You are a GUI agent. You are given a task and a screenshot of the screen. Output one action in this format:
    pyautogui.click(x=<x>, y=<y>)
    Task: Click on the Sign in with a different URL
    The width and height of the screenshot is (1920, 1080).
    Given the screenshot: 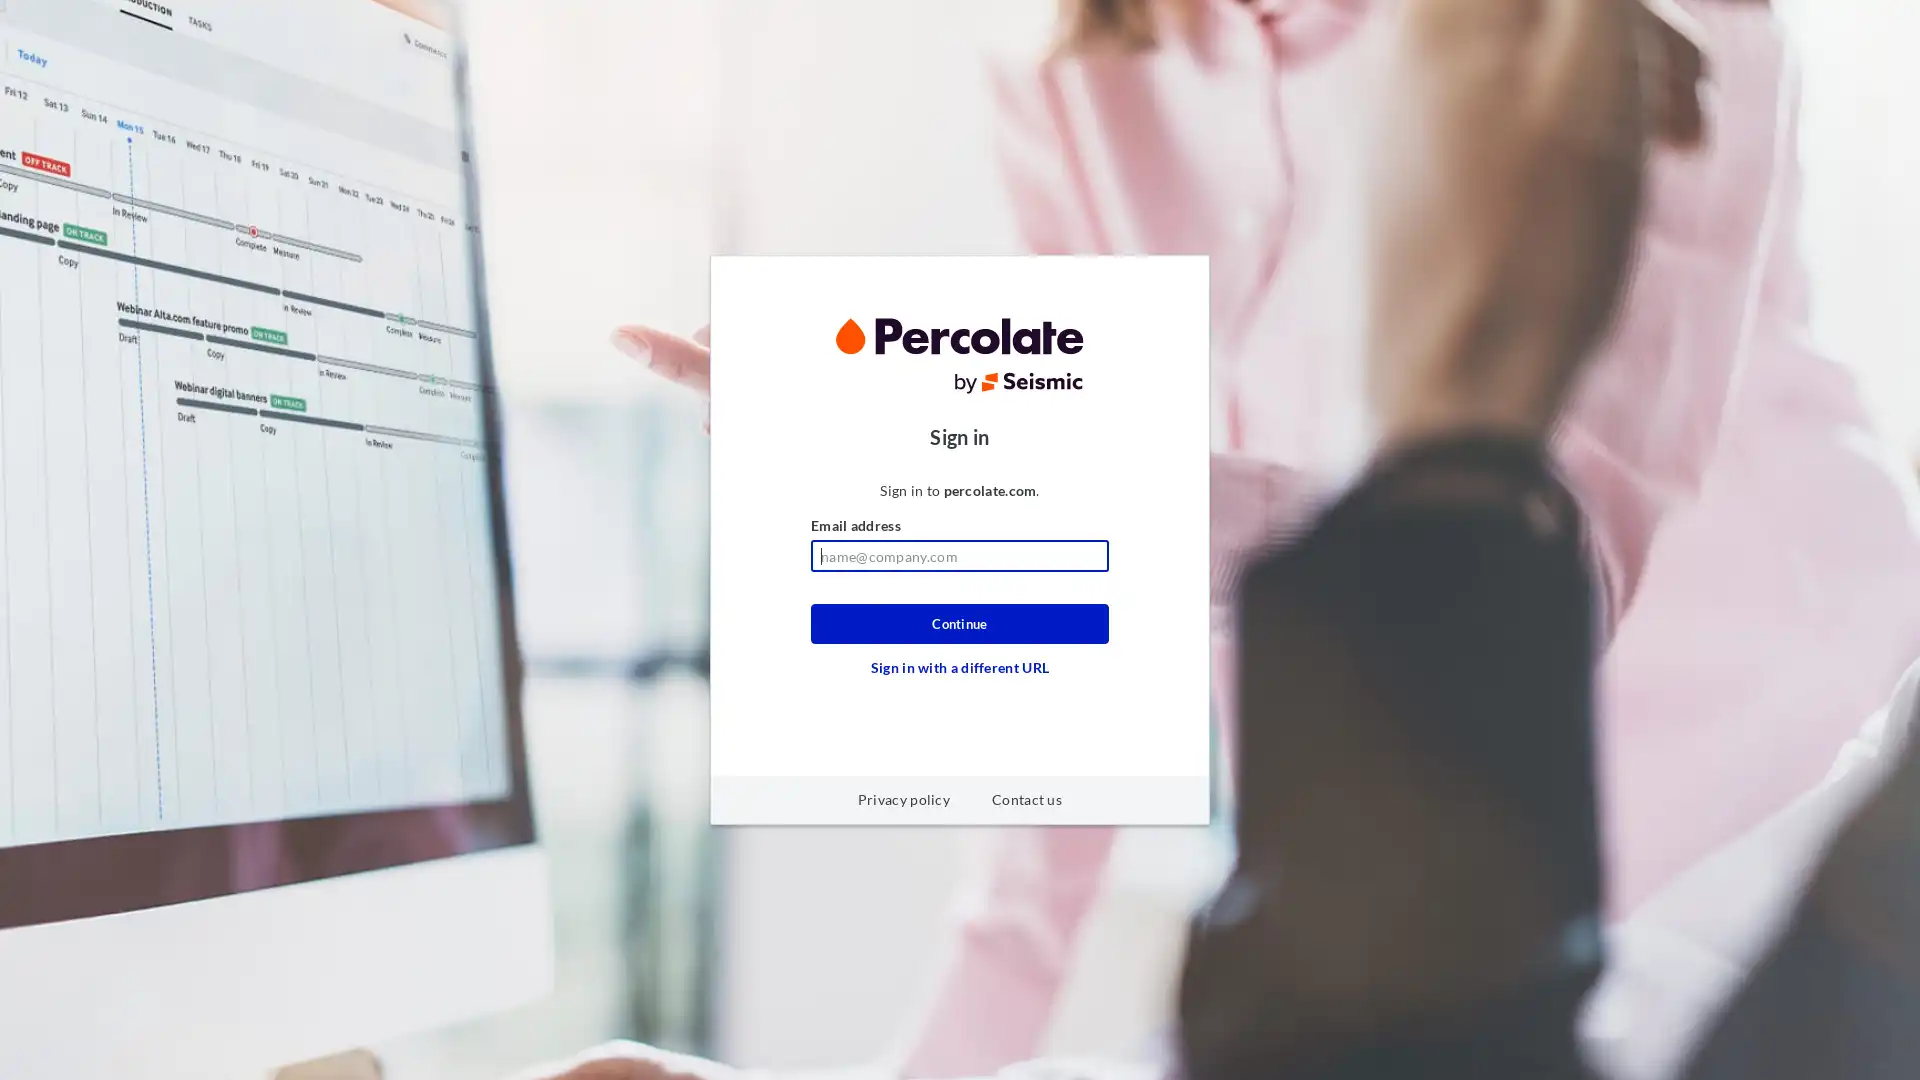 What is the action you would take?
    pyautogui.click(x=960, y=667)
    